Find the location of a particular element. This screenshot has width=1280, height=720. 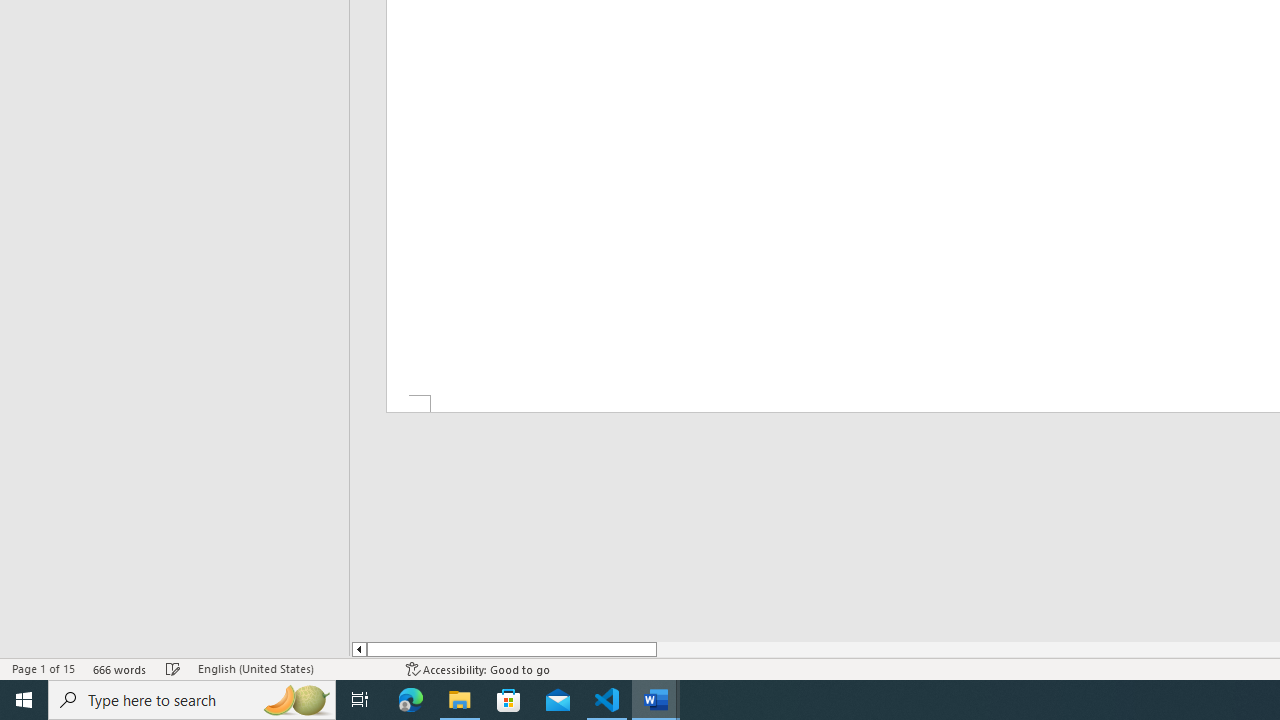

'Language English (United States)' is located at coordinates (291, 669).